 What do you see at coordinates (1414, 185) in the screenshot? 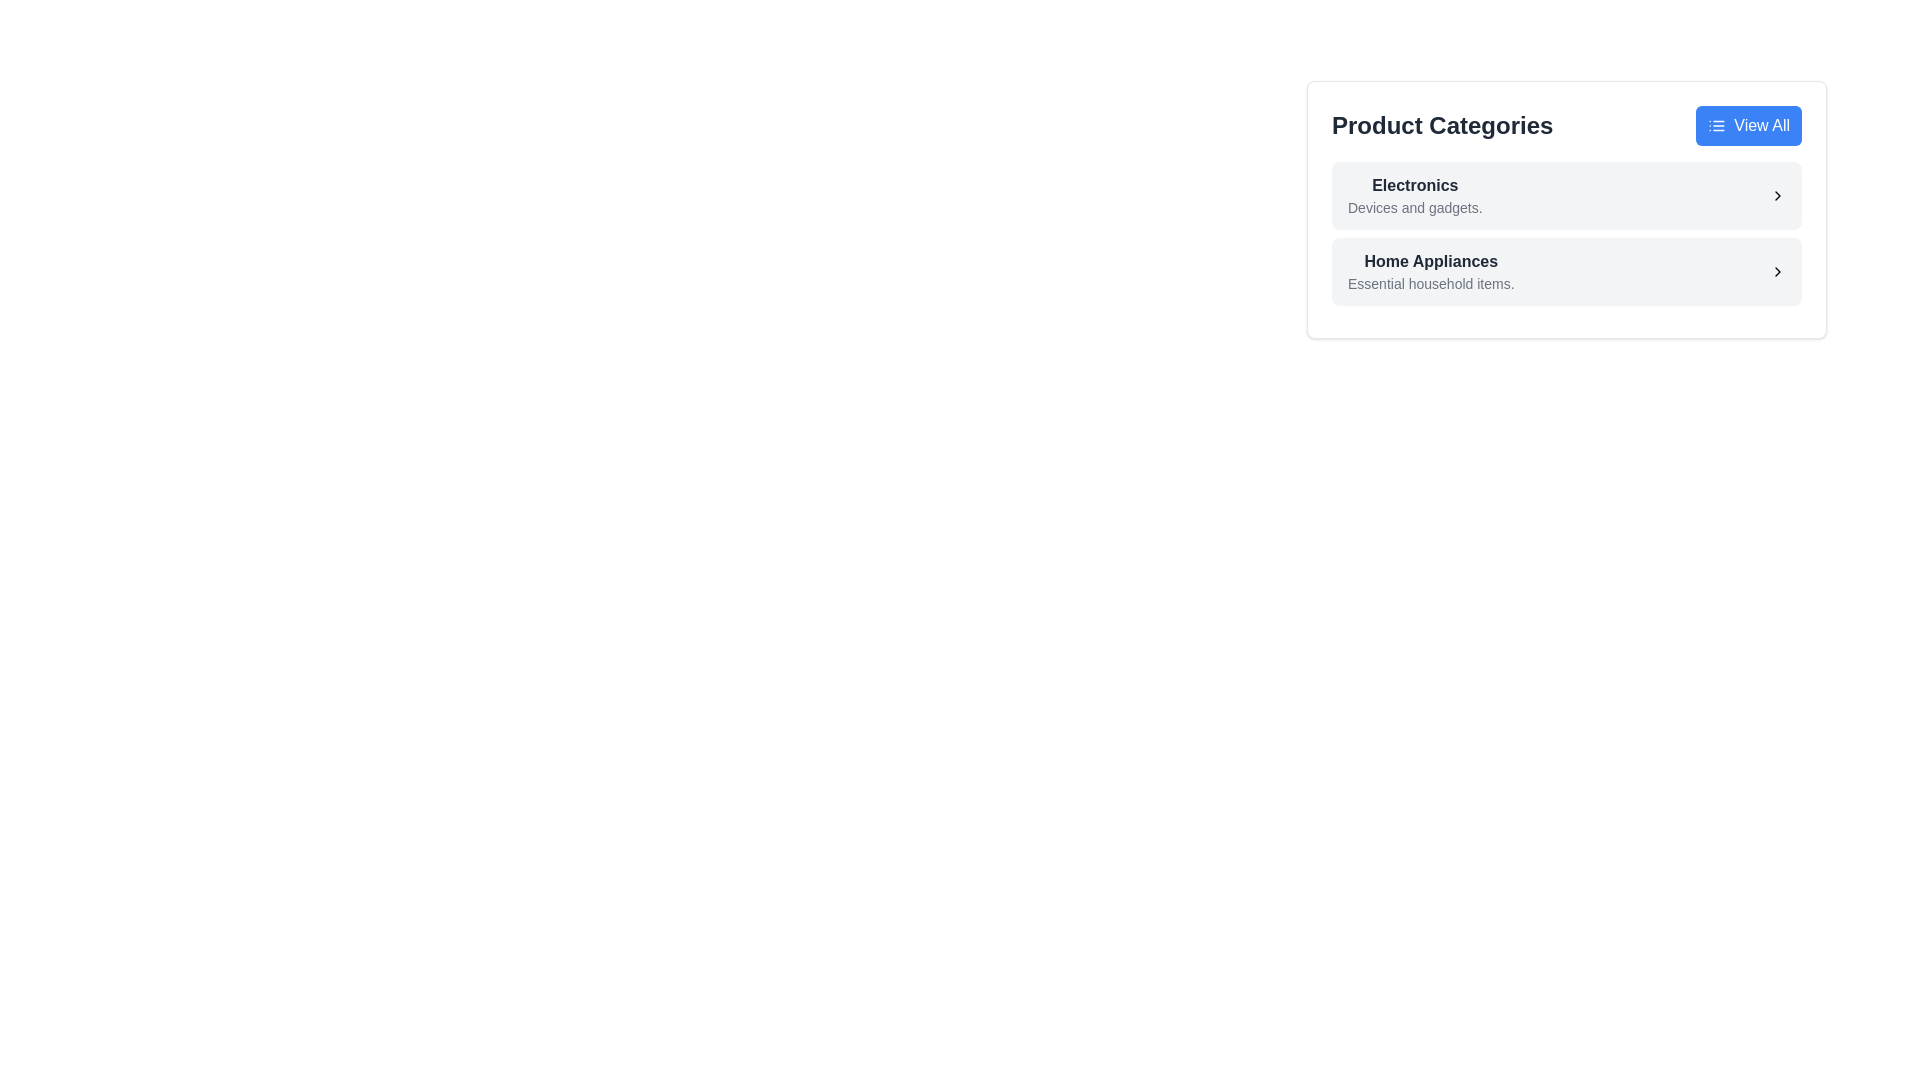
I see `the 'Electronics' text label which is displayed in bold dark gray font, located at the top row of the 'Product Categories' section` at bounding box center [1414, 185].